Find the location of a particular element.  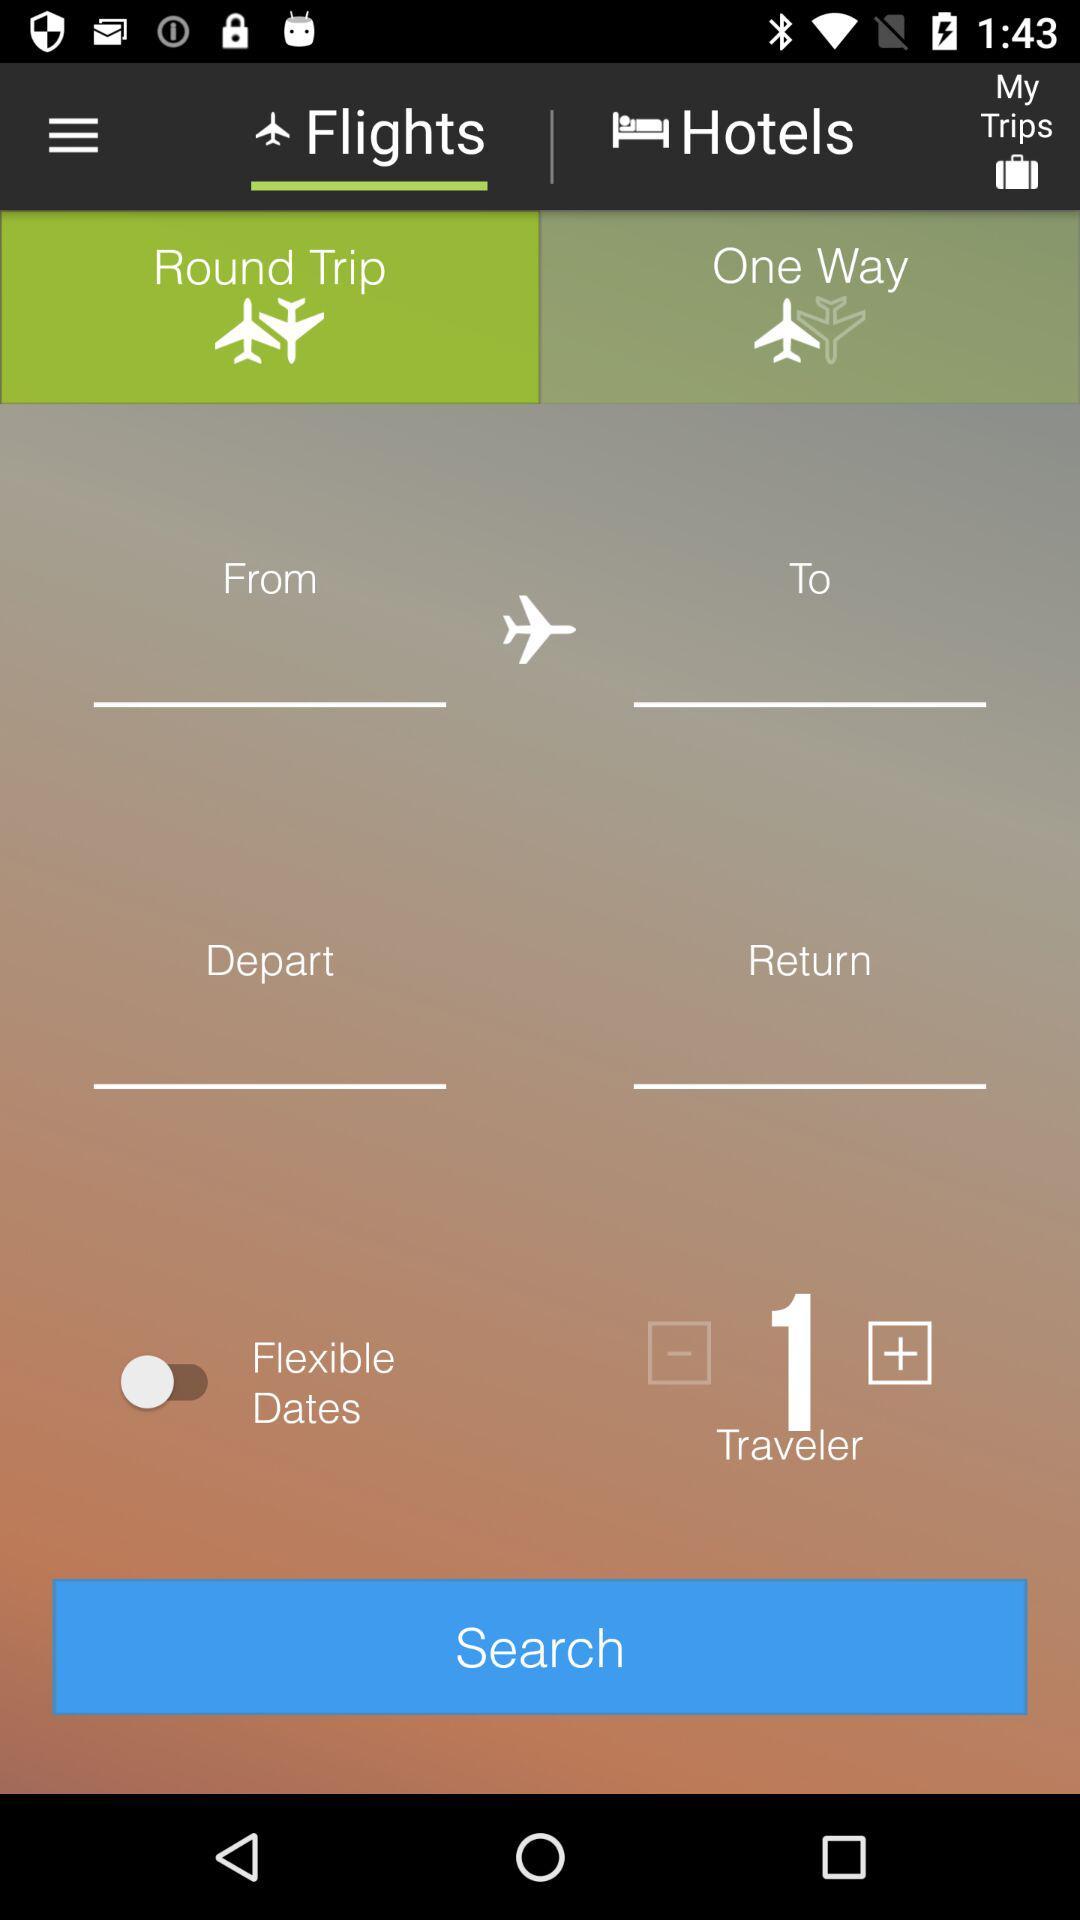

depart icon is located at coordinates (270, 957).